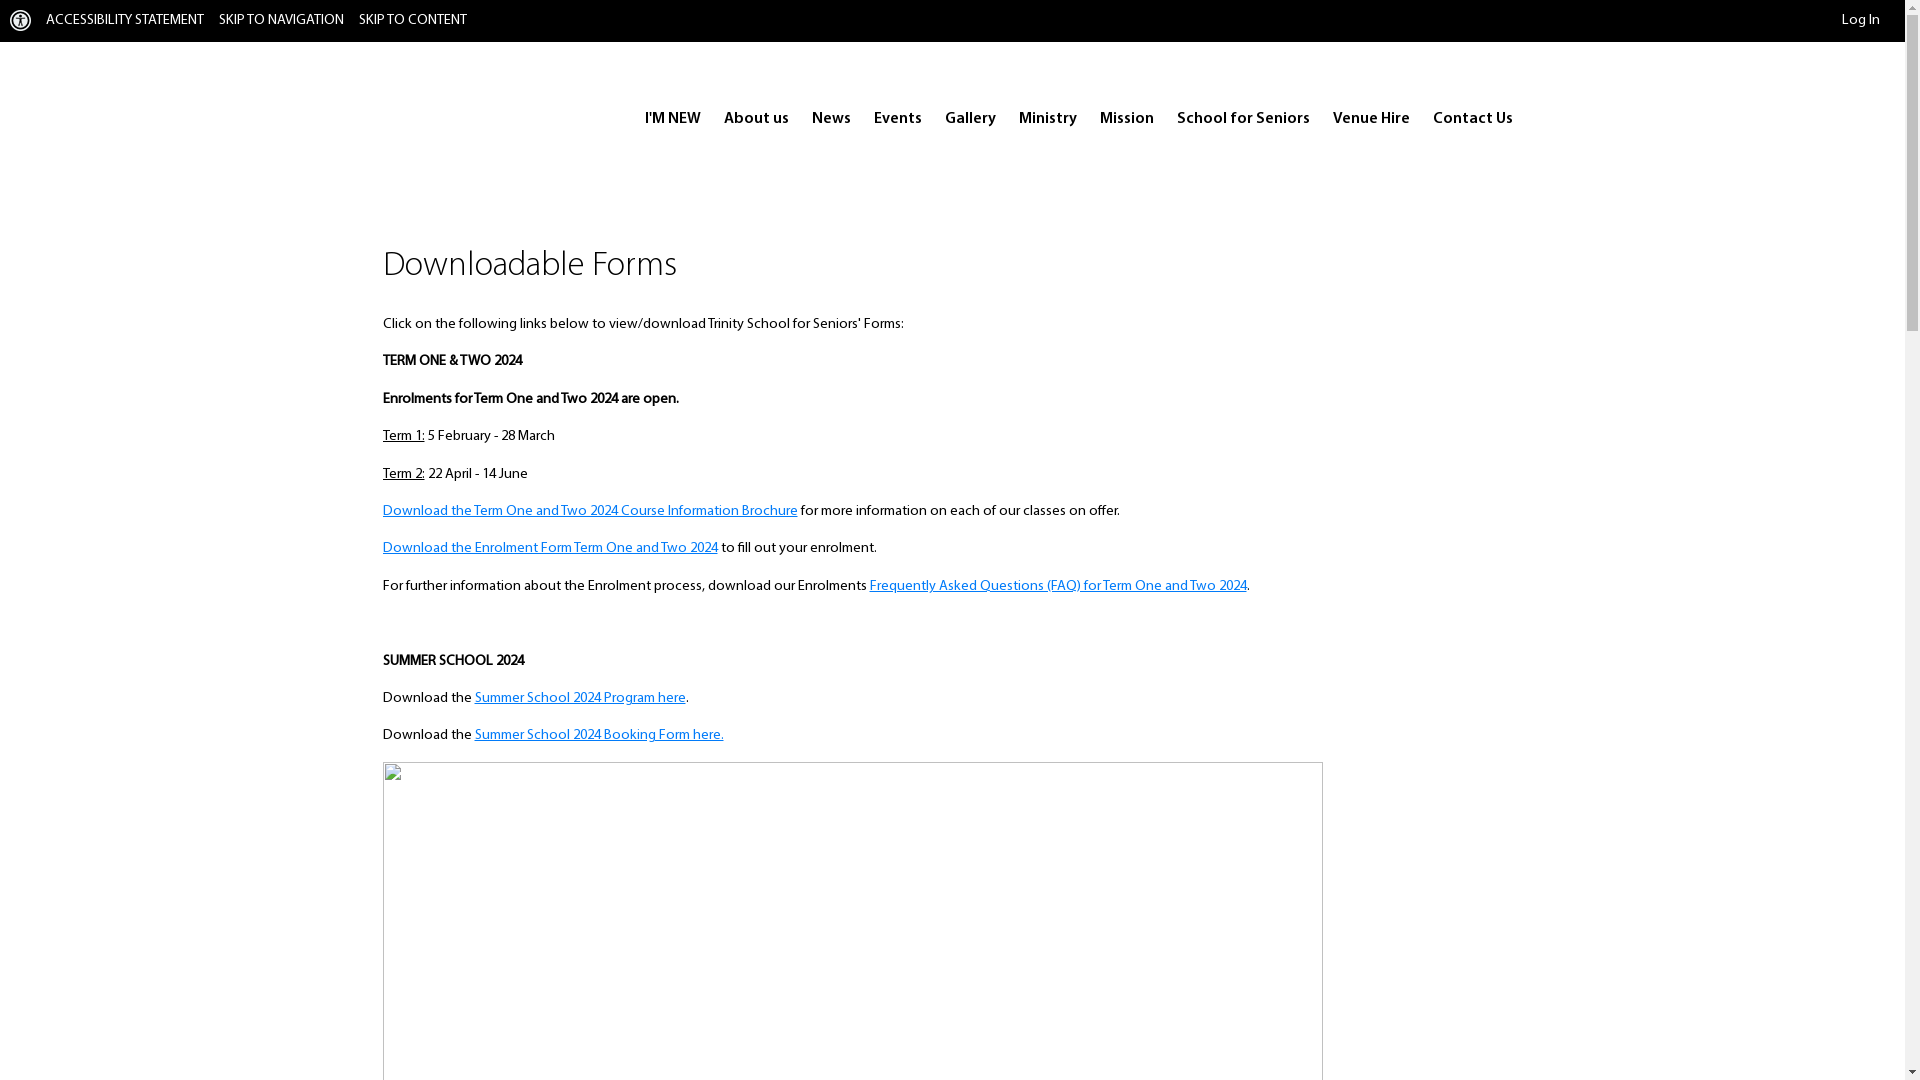 The width and height of the screenshot is (1920, 1080). I want to click on 'SKIP TO NAVIGATION', so click(219, 20).